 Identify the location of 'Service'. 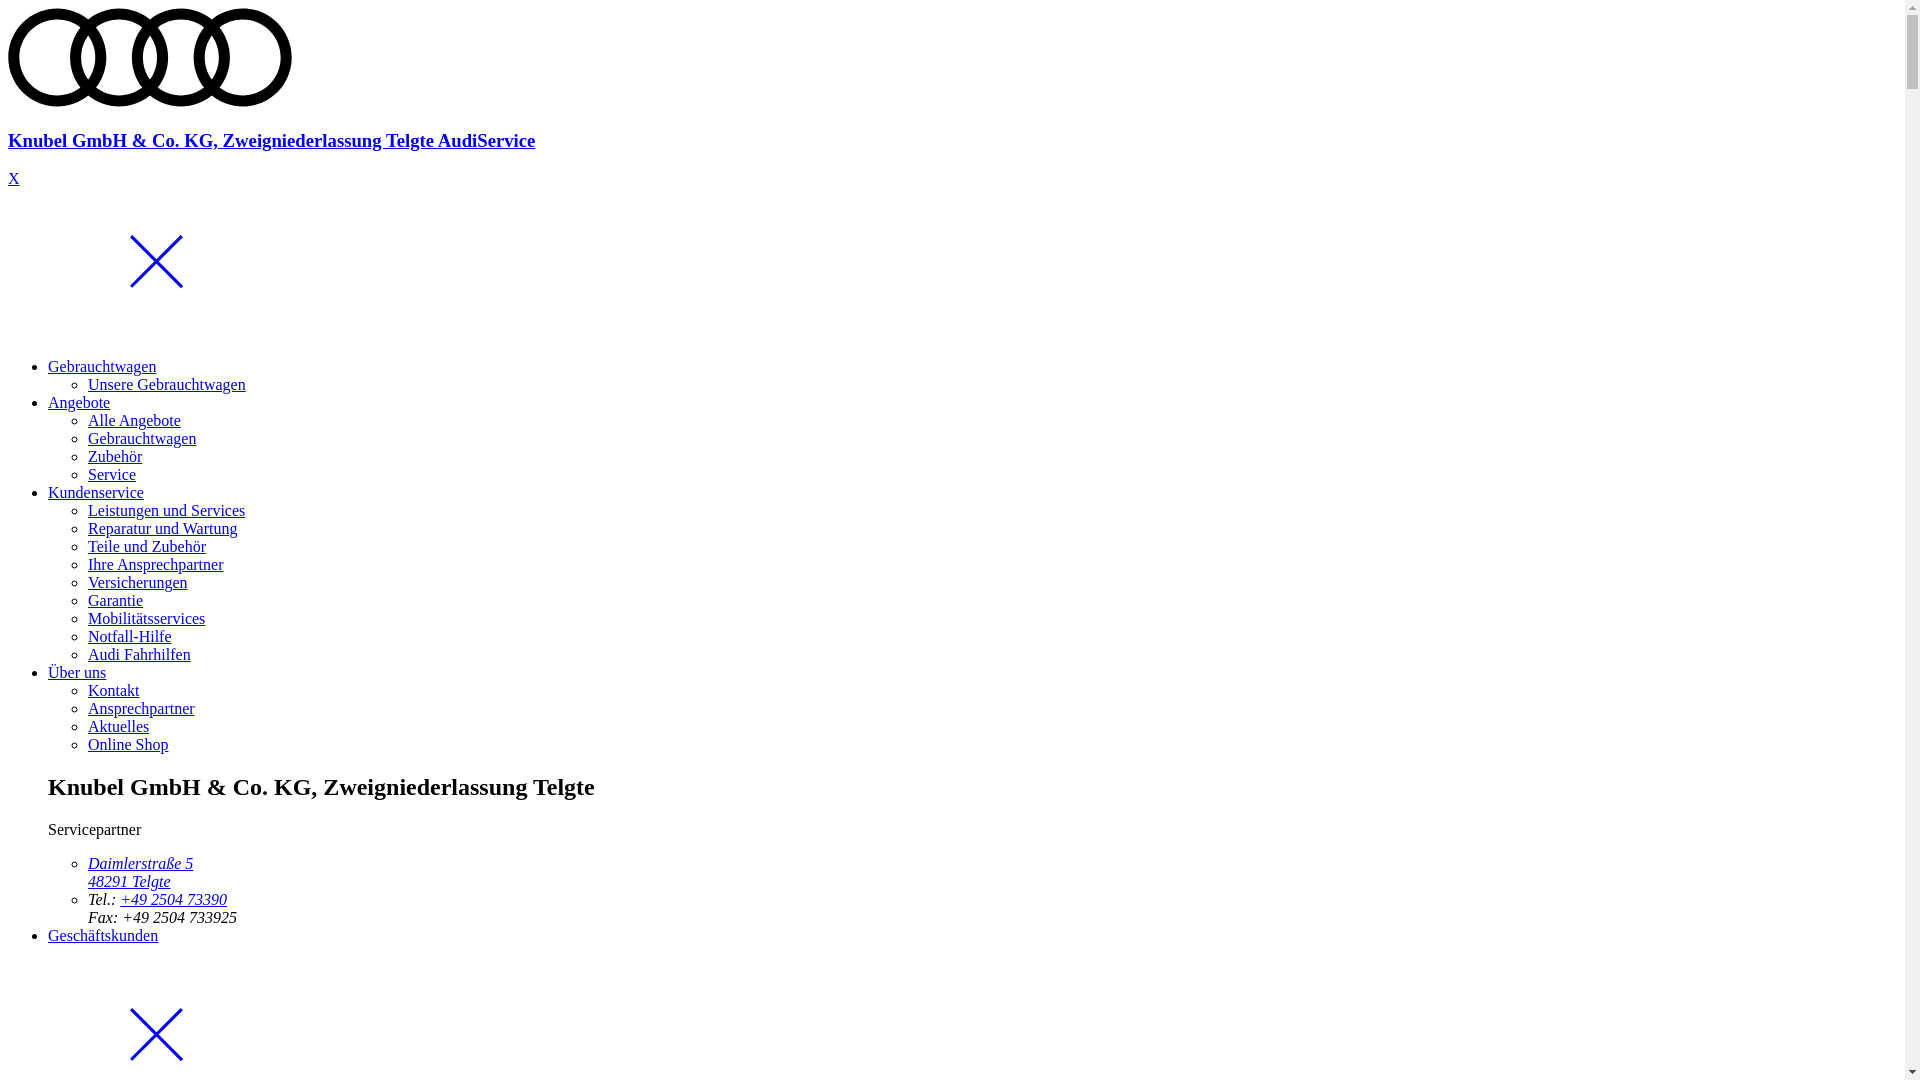
(86, 474).